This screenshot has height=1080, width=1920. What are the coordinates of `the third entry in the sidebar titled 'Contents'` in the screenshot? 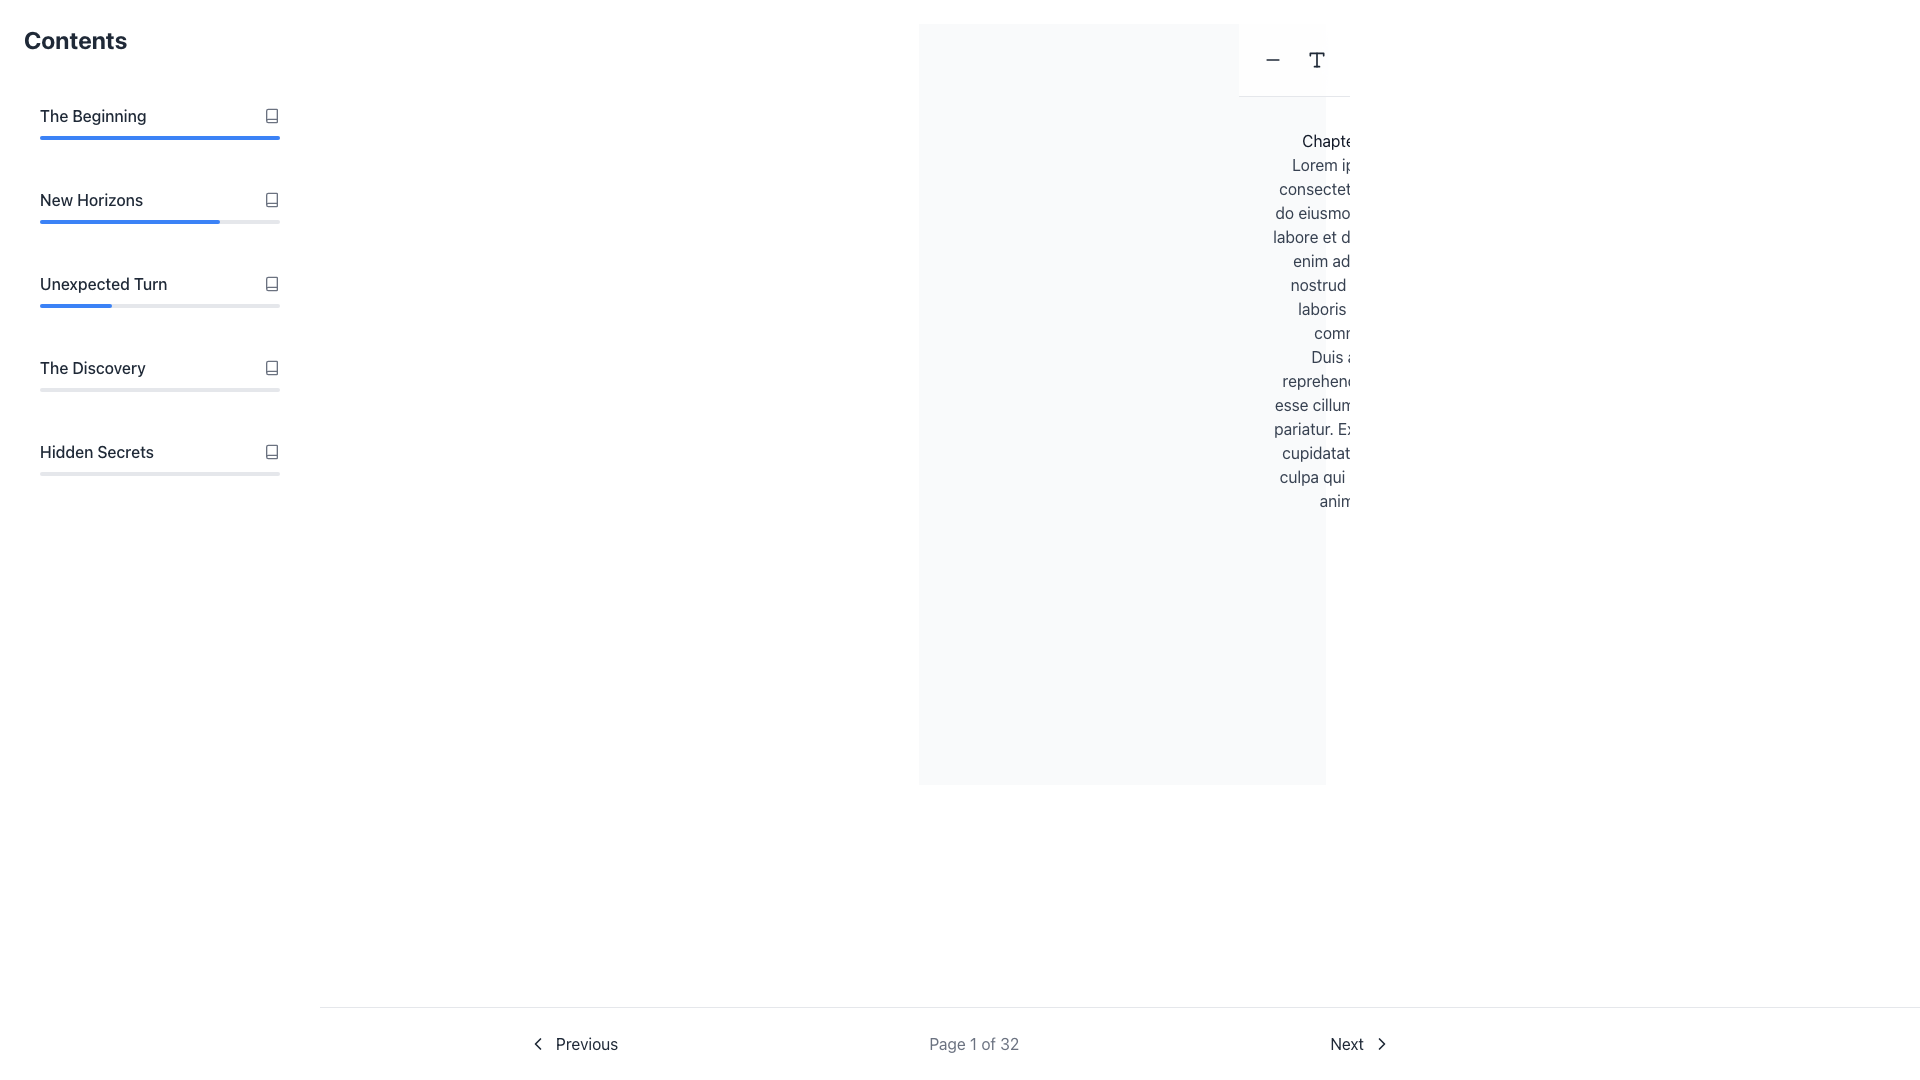 It's located at (158, 289).